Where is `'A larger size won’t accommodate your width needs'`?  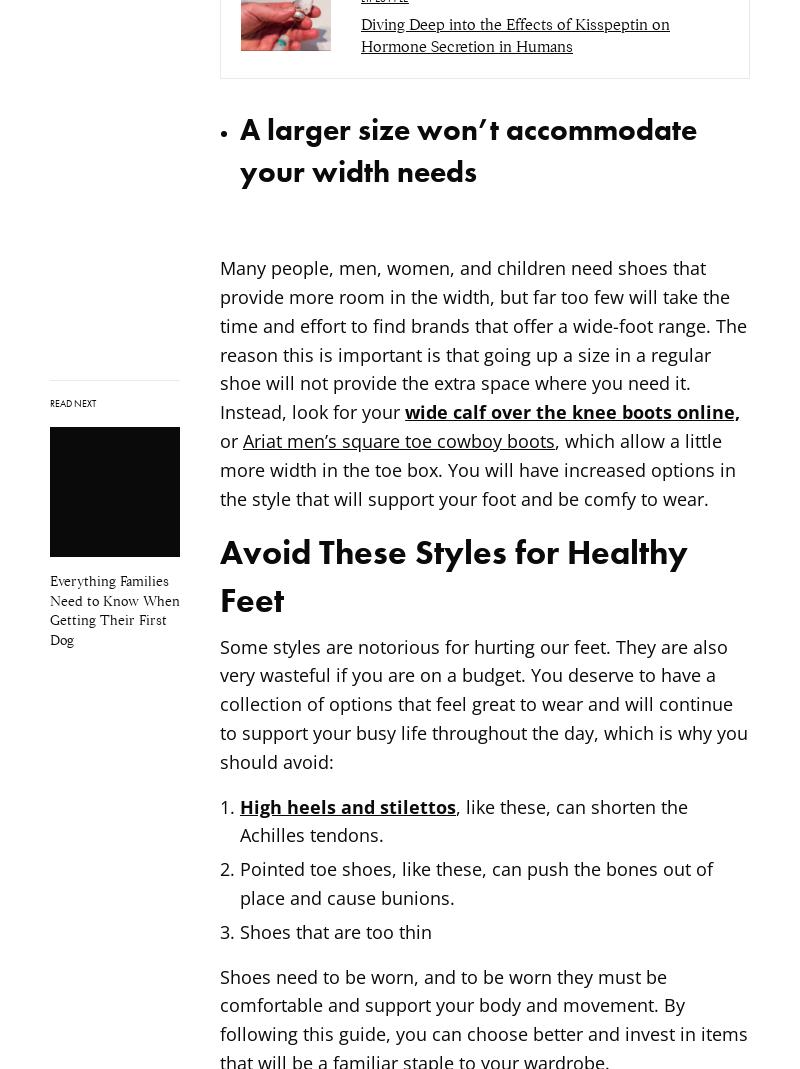 'A larger size won’t accommodate your width needs' is located at coordinates (468, 151).